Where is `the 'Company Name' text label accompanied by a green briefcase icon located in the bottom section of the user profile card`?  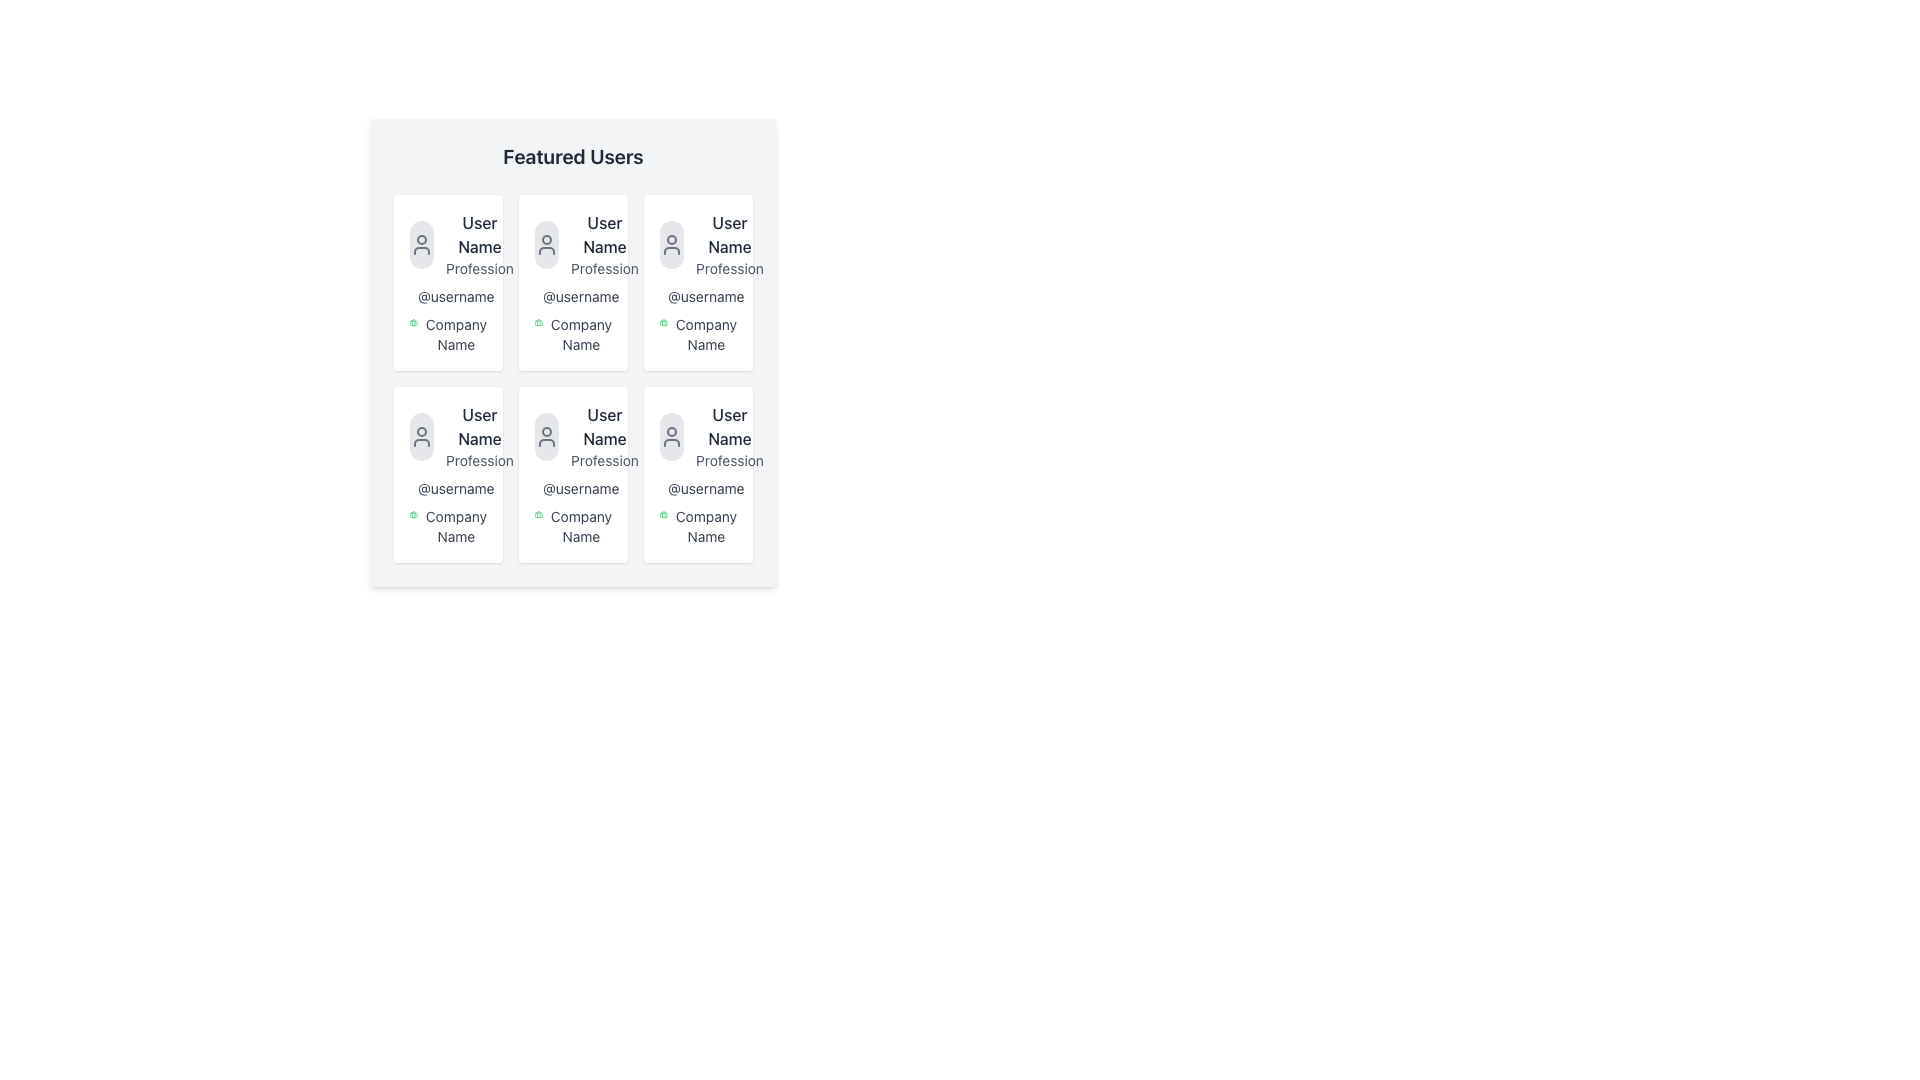
the 'Company Name' text label accompanied by a green briefcase icon located in the bottom section of the user profile card is located at coordinates (698, 334).